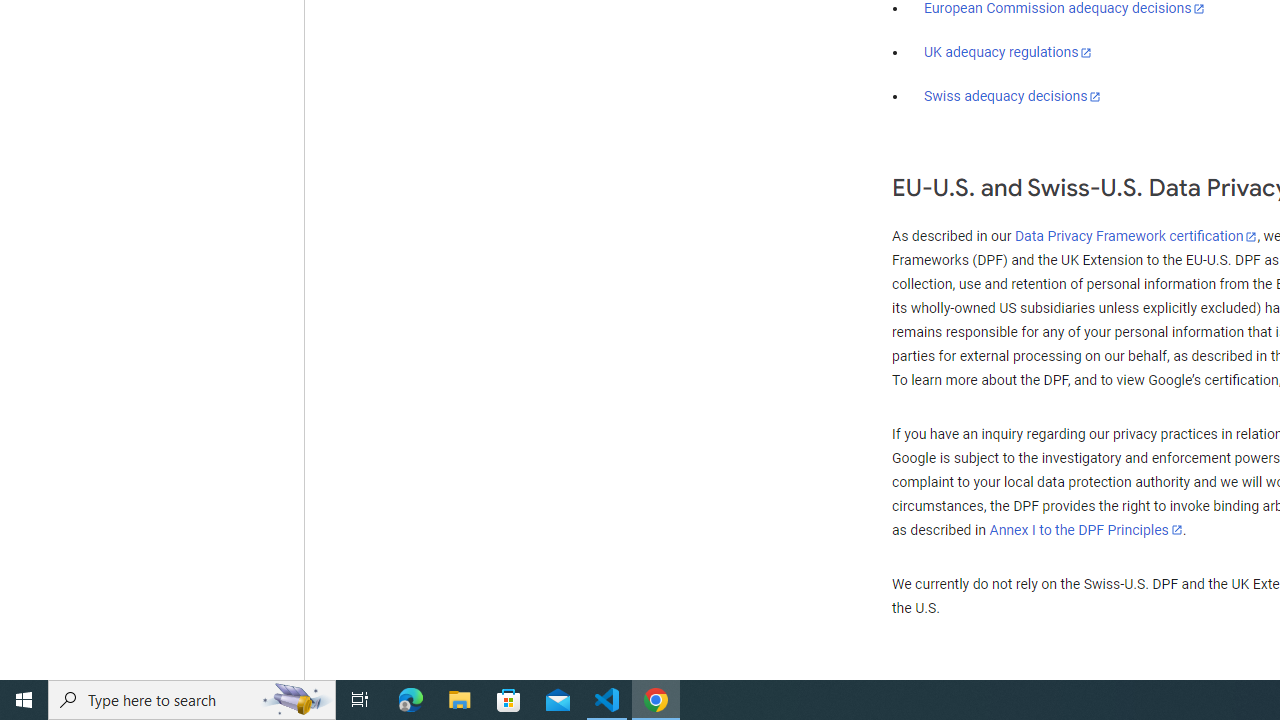  What do you see at coordinates (1013, 96) in the screenshot?
I see `'Swiss adequacy decisions'` at bounding box center [1013, 96].